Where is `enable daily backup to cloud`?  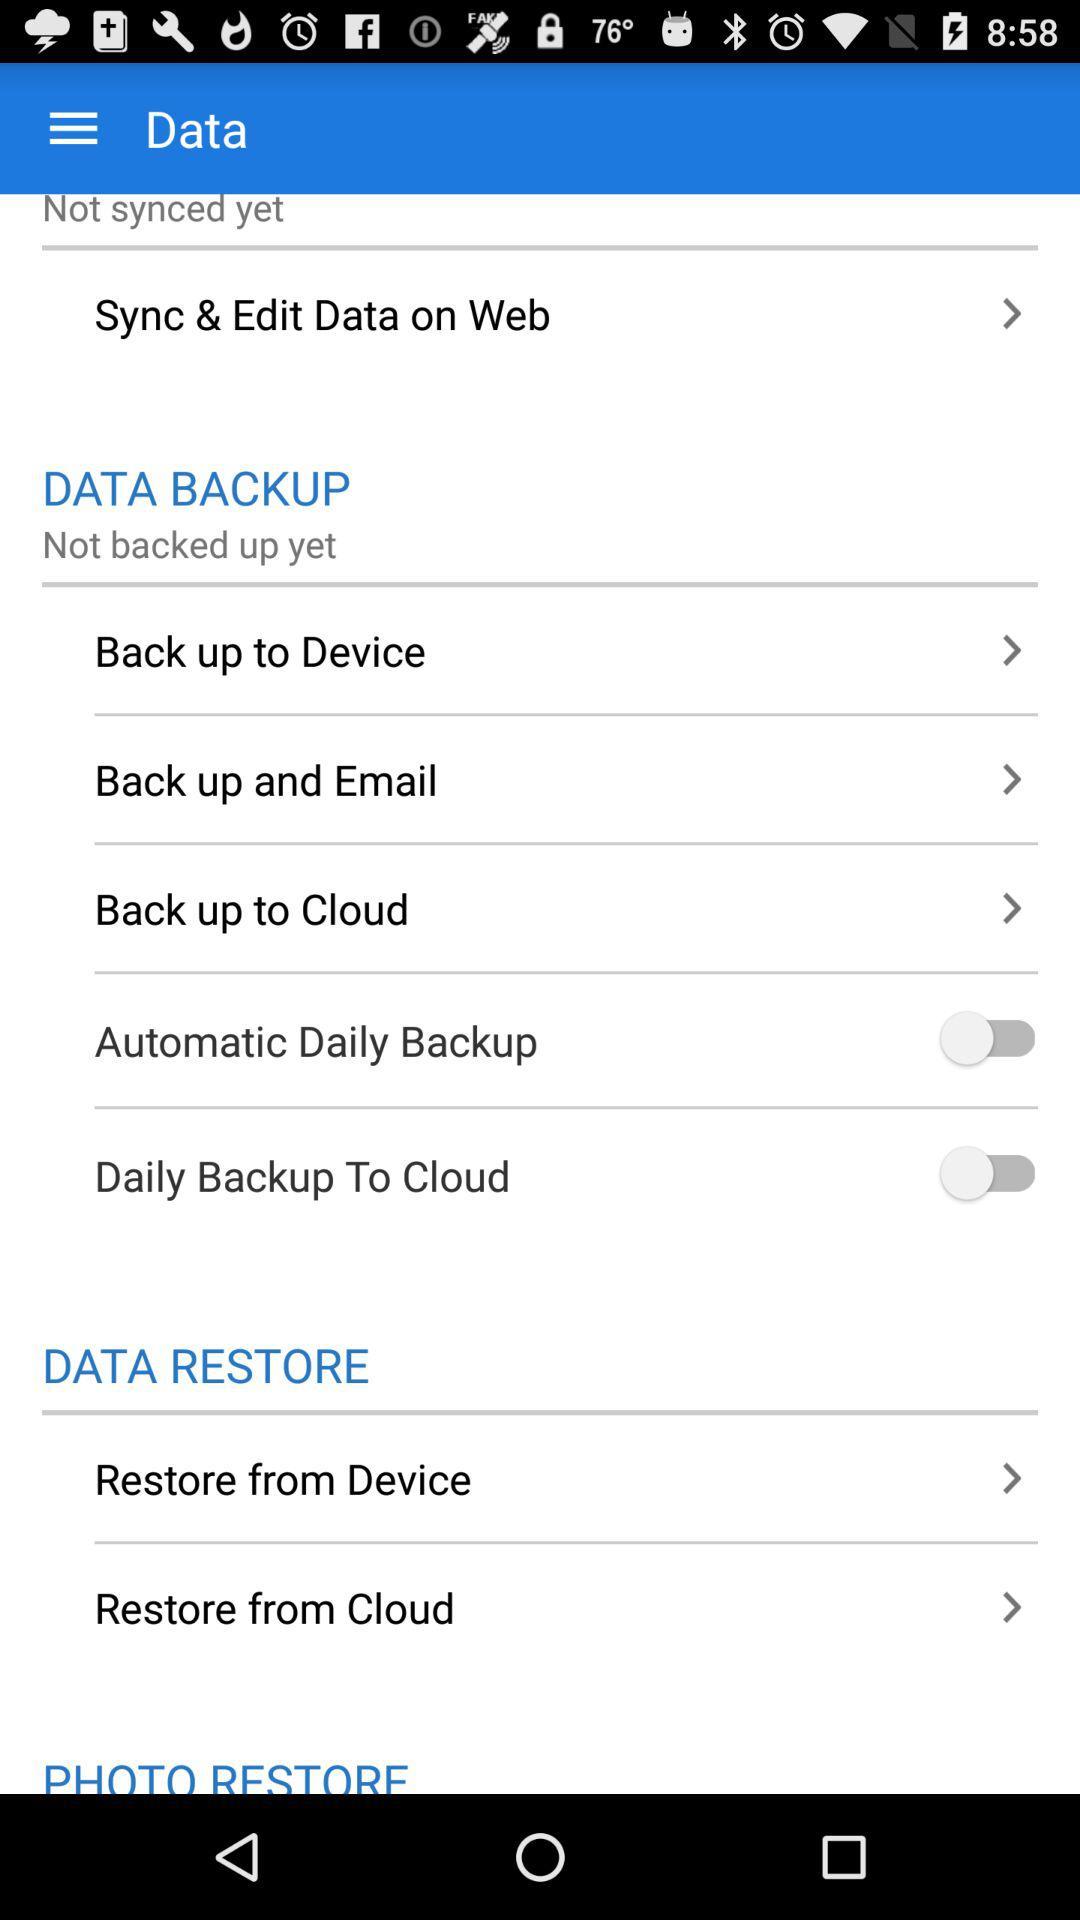
enable daily backup to cloud is located at coordinates (984, 1175).